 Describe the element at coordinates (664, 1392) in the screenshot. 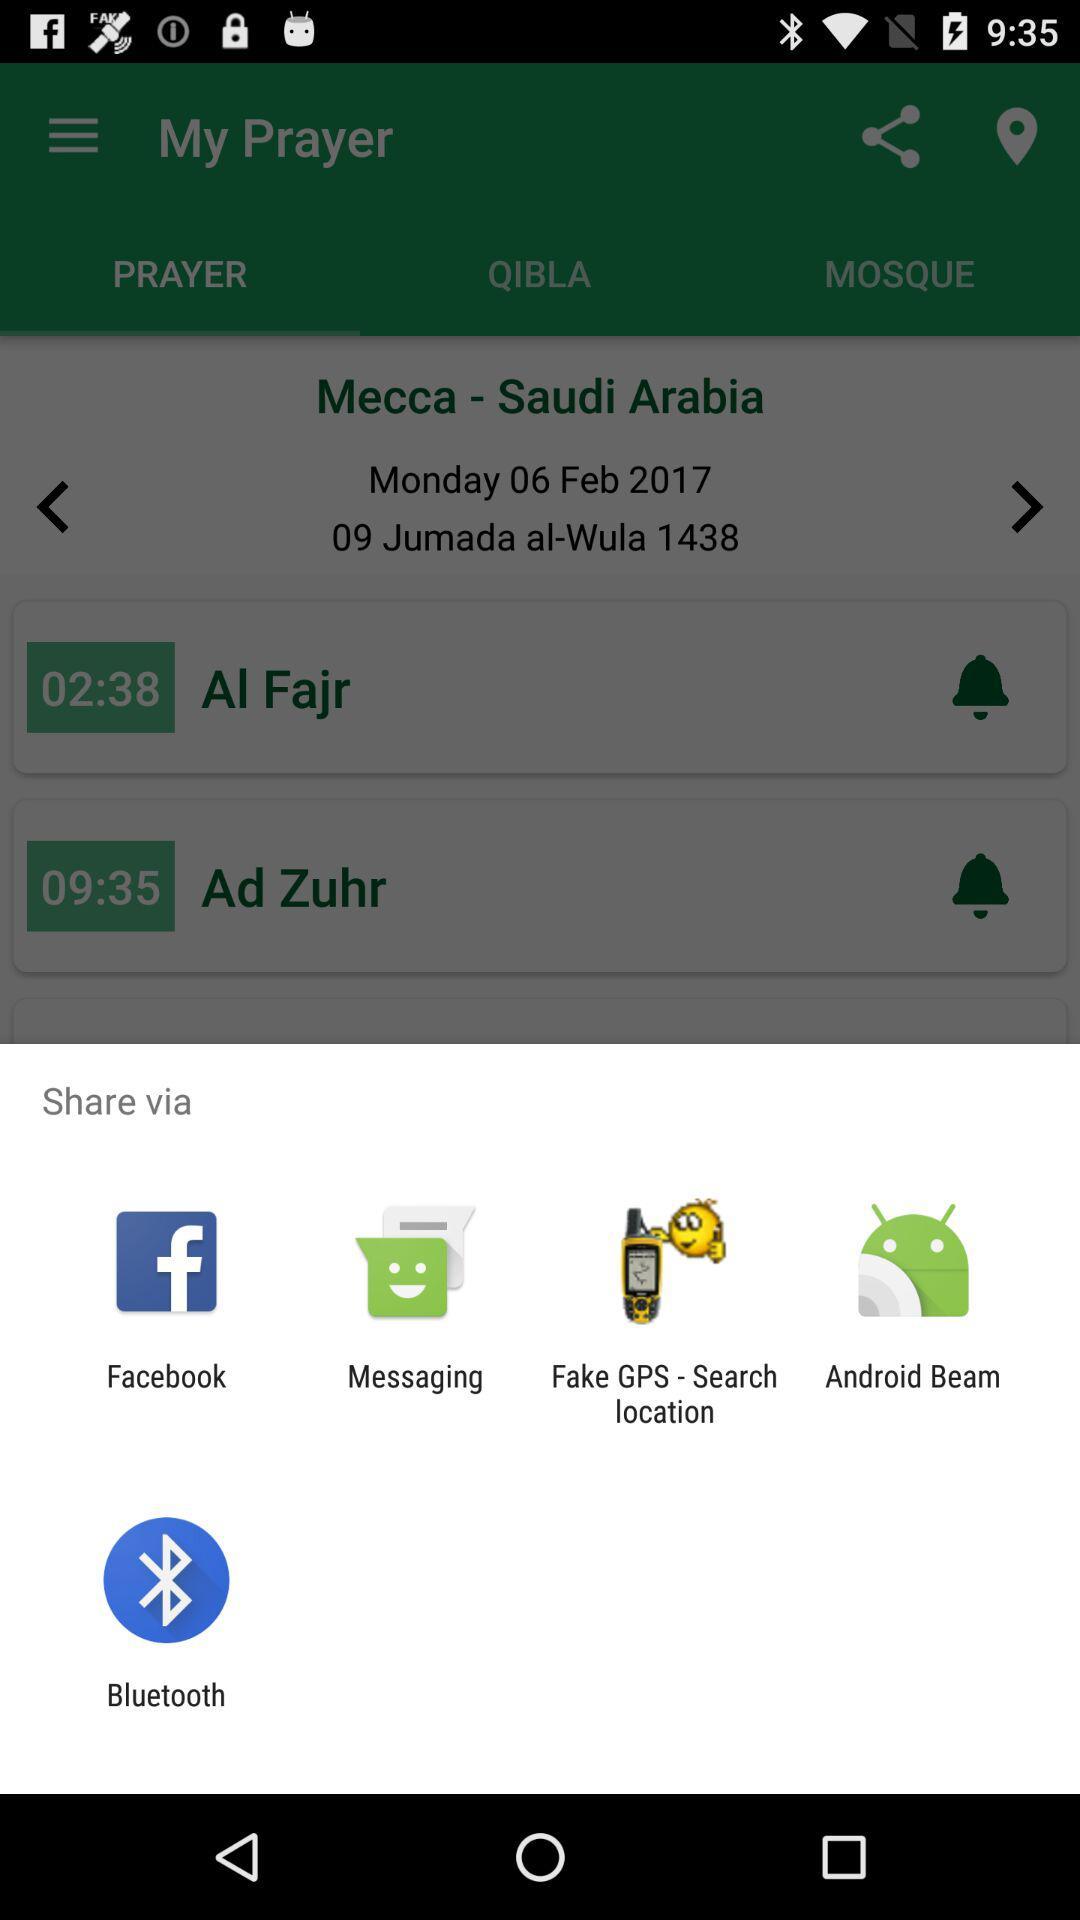

I see `the fake gps search icon` at that location.